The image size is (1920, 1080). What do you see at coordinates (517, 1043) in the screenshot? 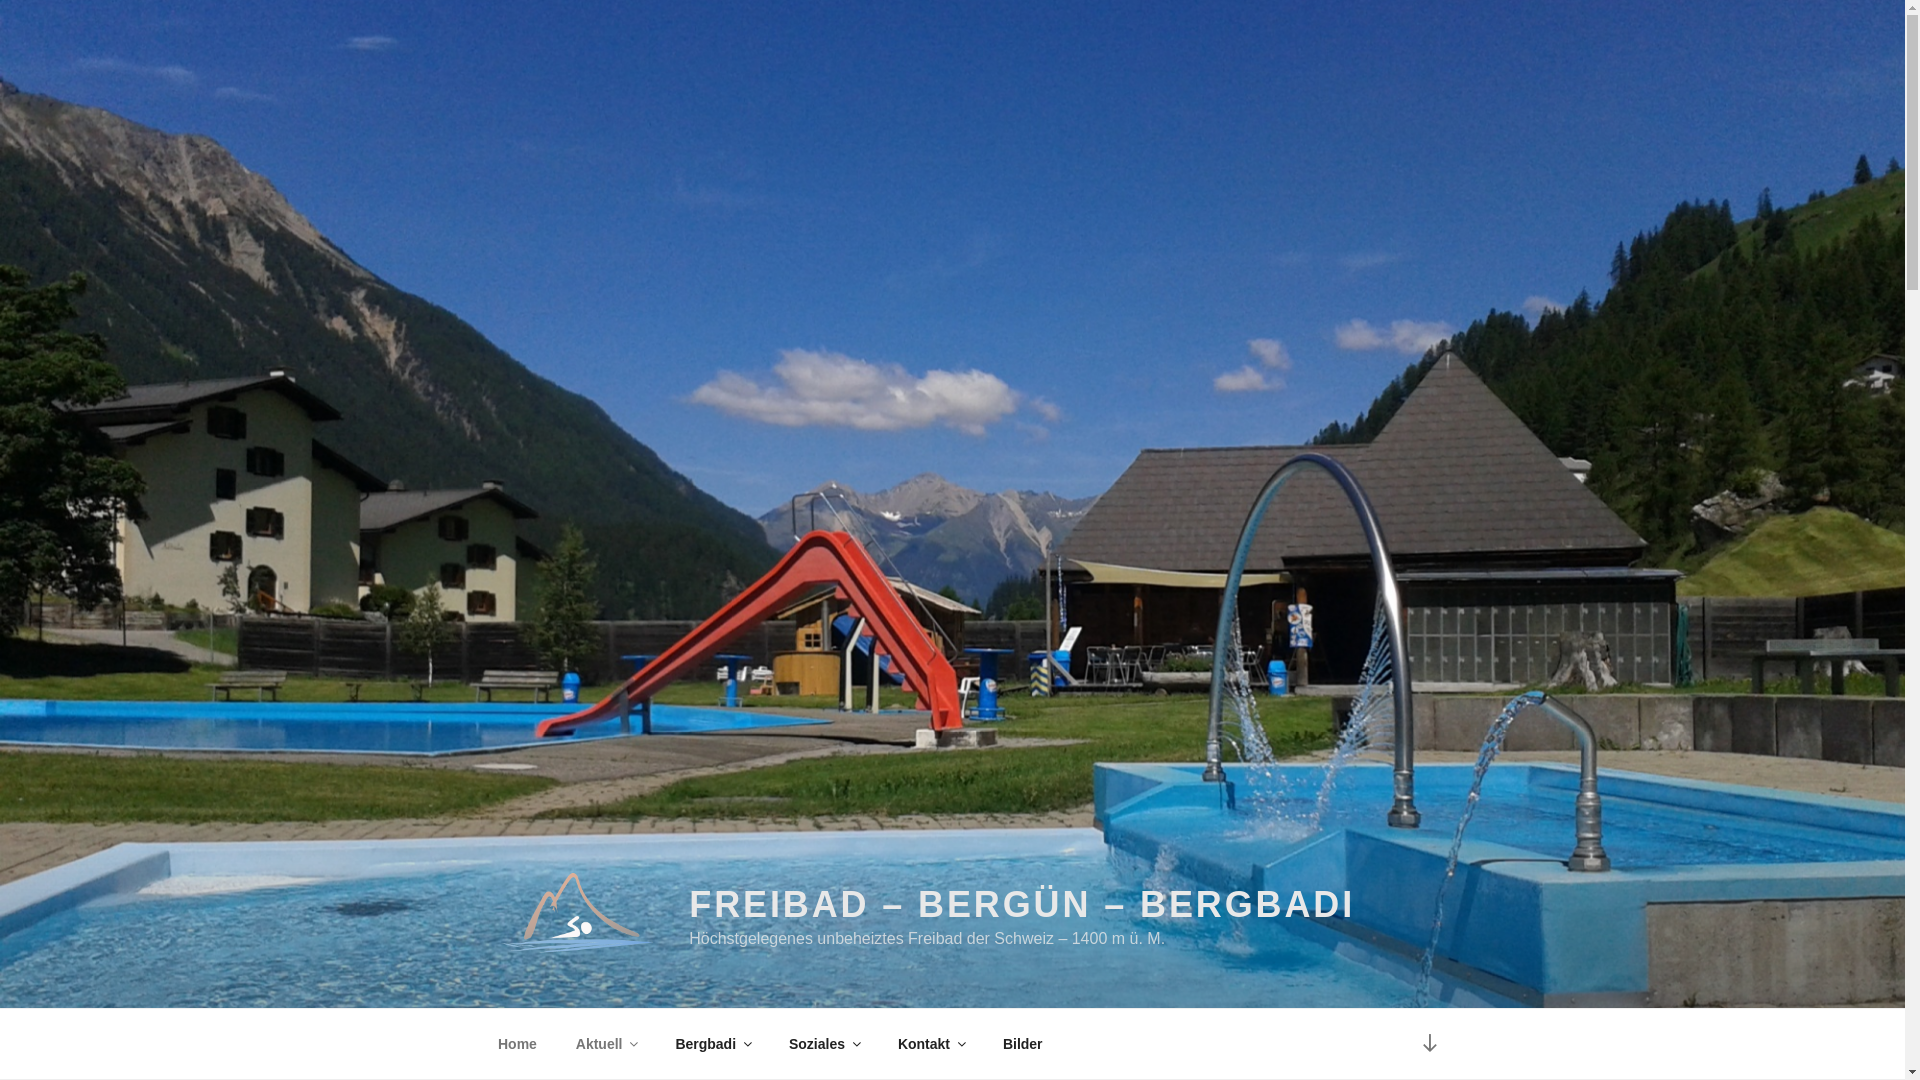
I see `'Home'` at bounding box center [517, 1043].